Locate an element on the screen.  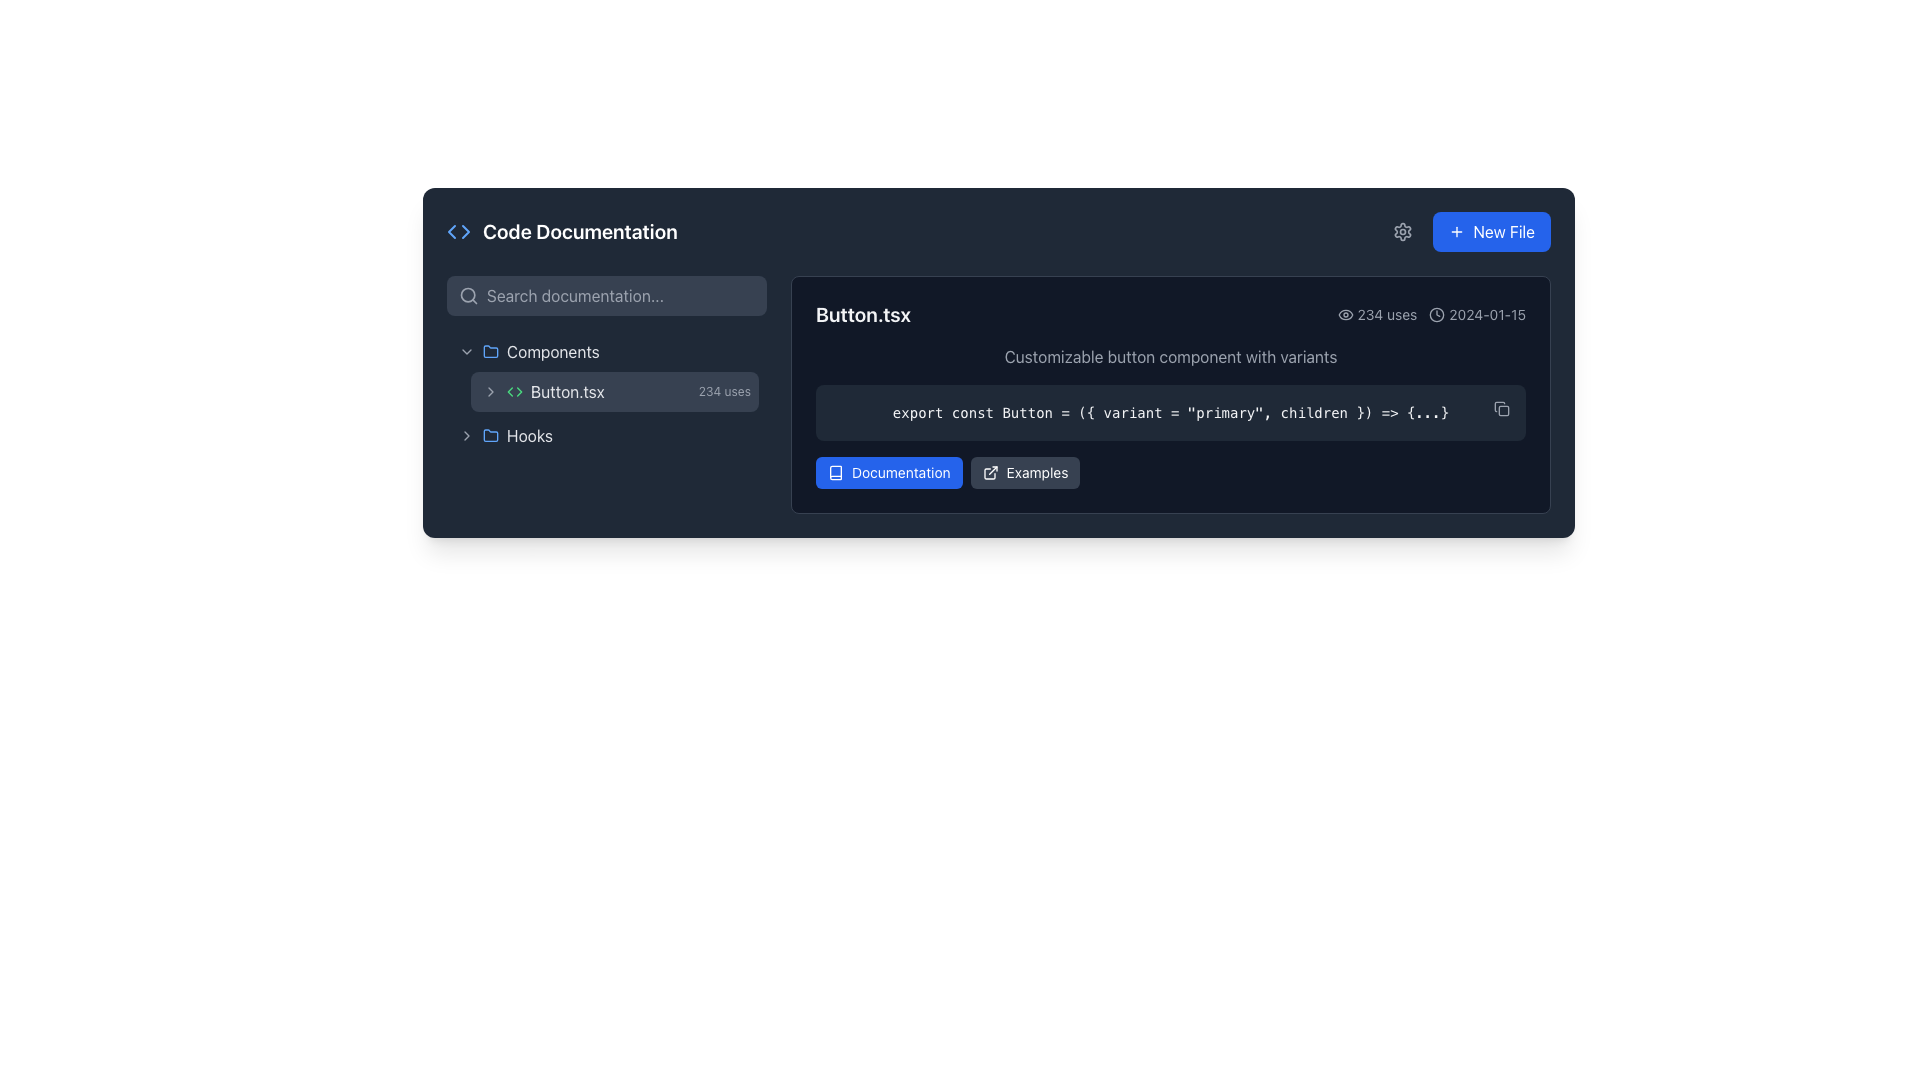
the clipboard copy icon located within the SVG graphic adjacent to the code snippet panel is located at coordinates (1499, 406).